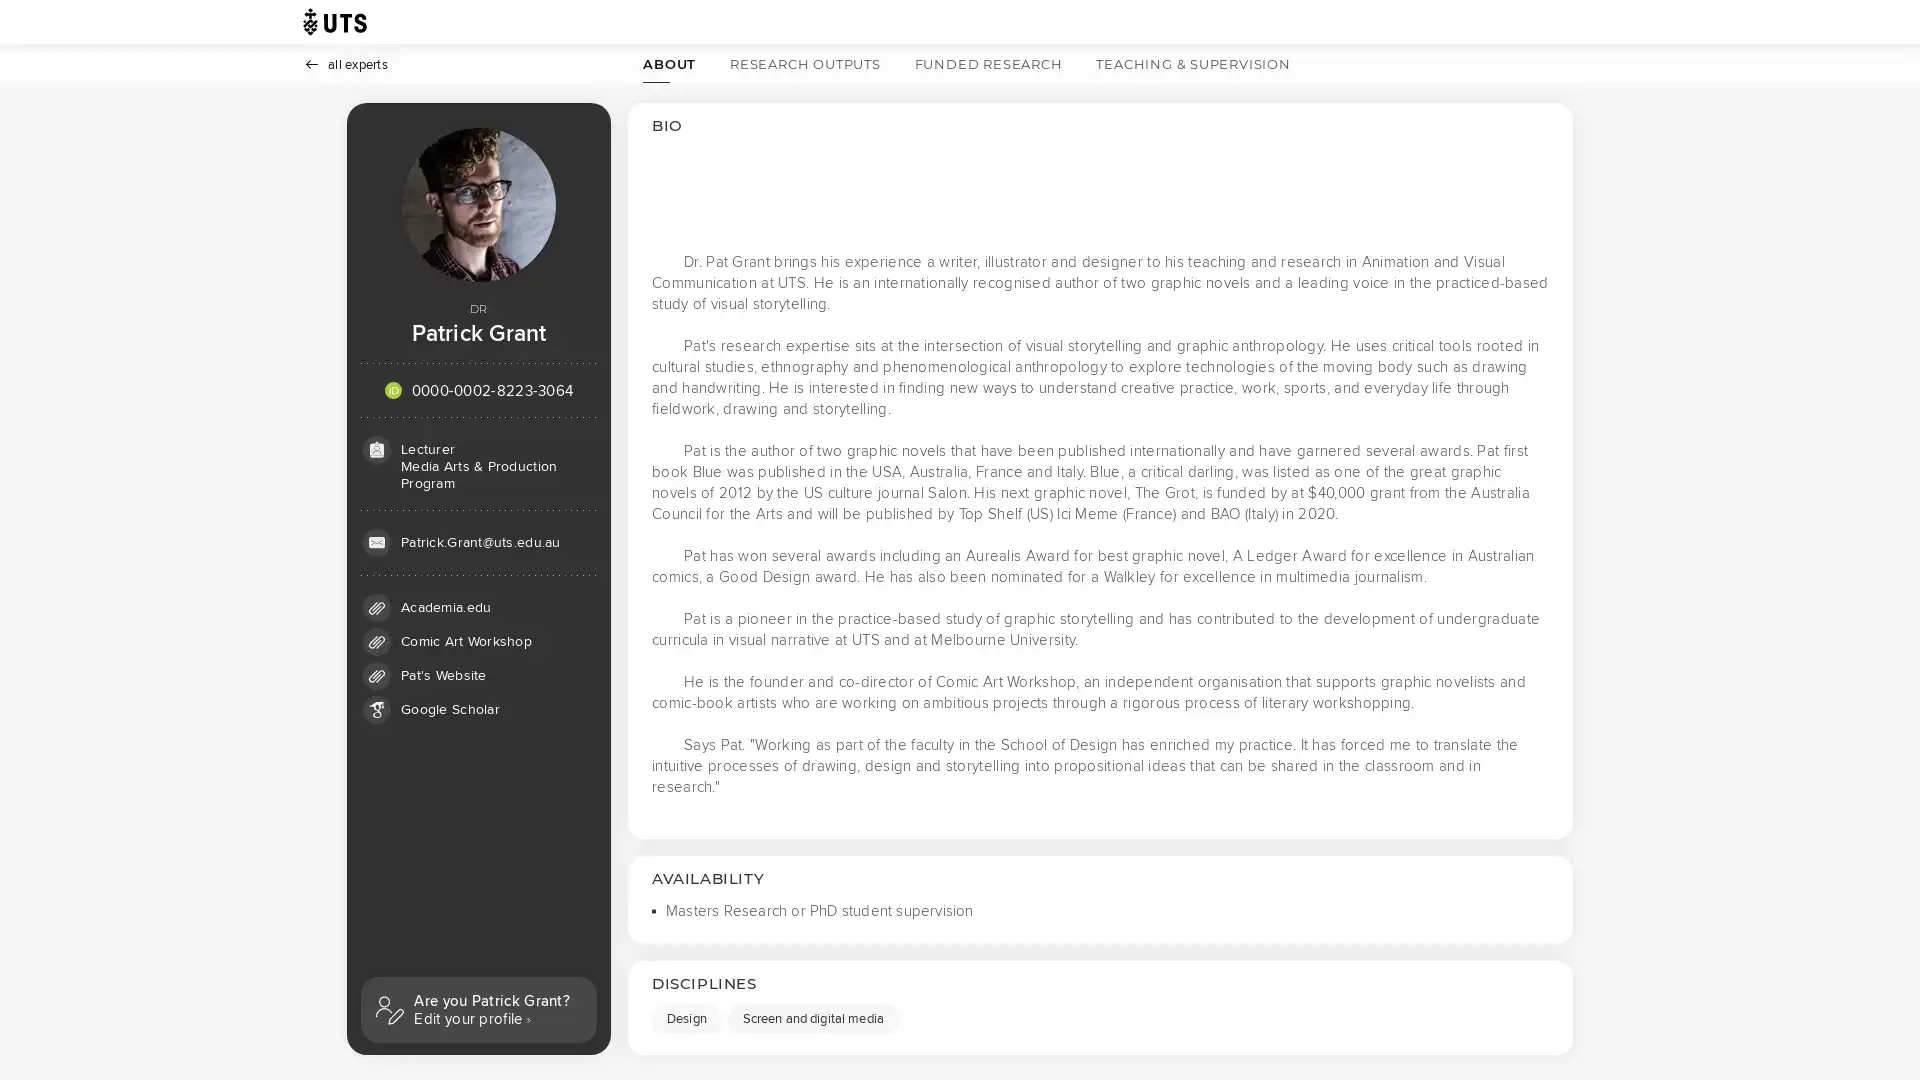  What do you see at coordinates (686, 1018) in the screenshot?
I see `Design Click to search for profiles with this tag.` at bounding box center [686, 1018].